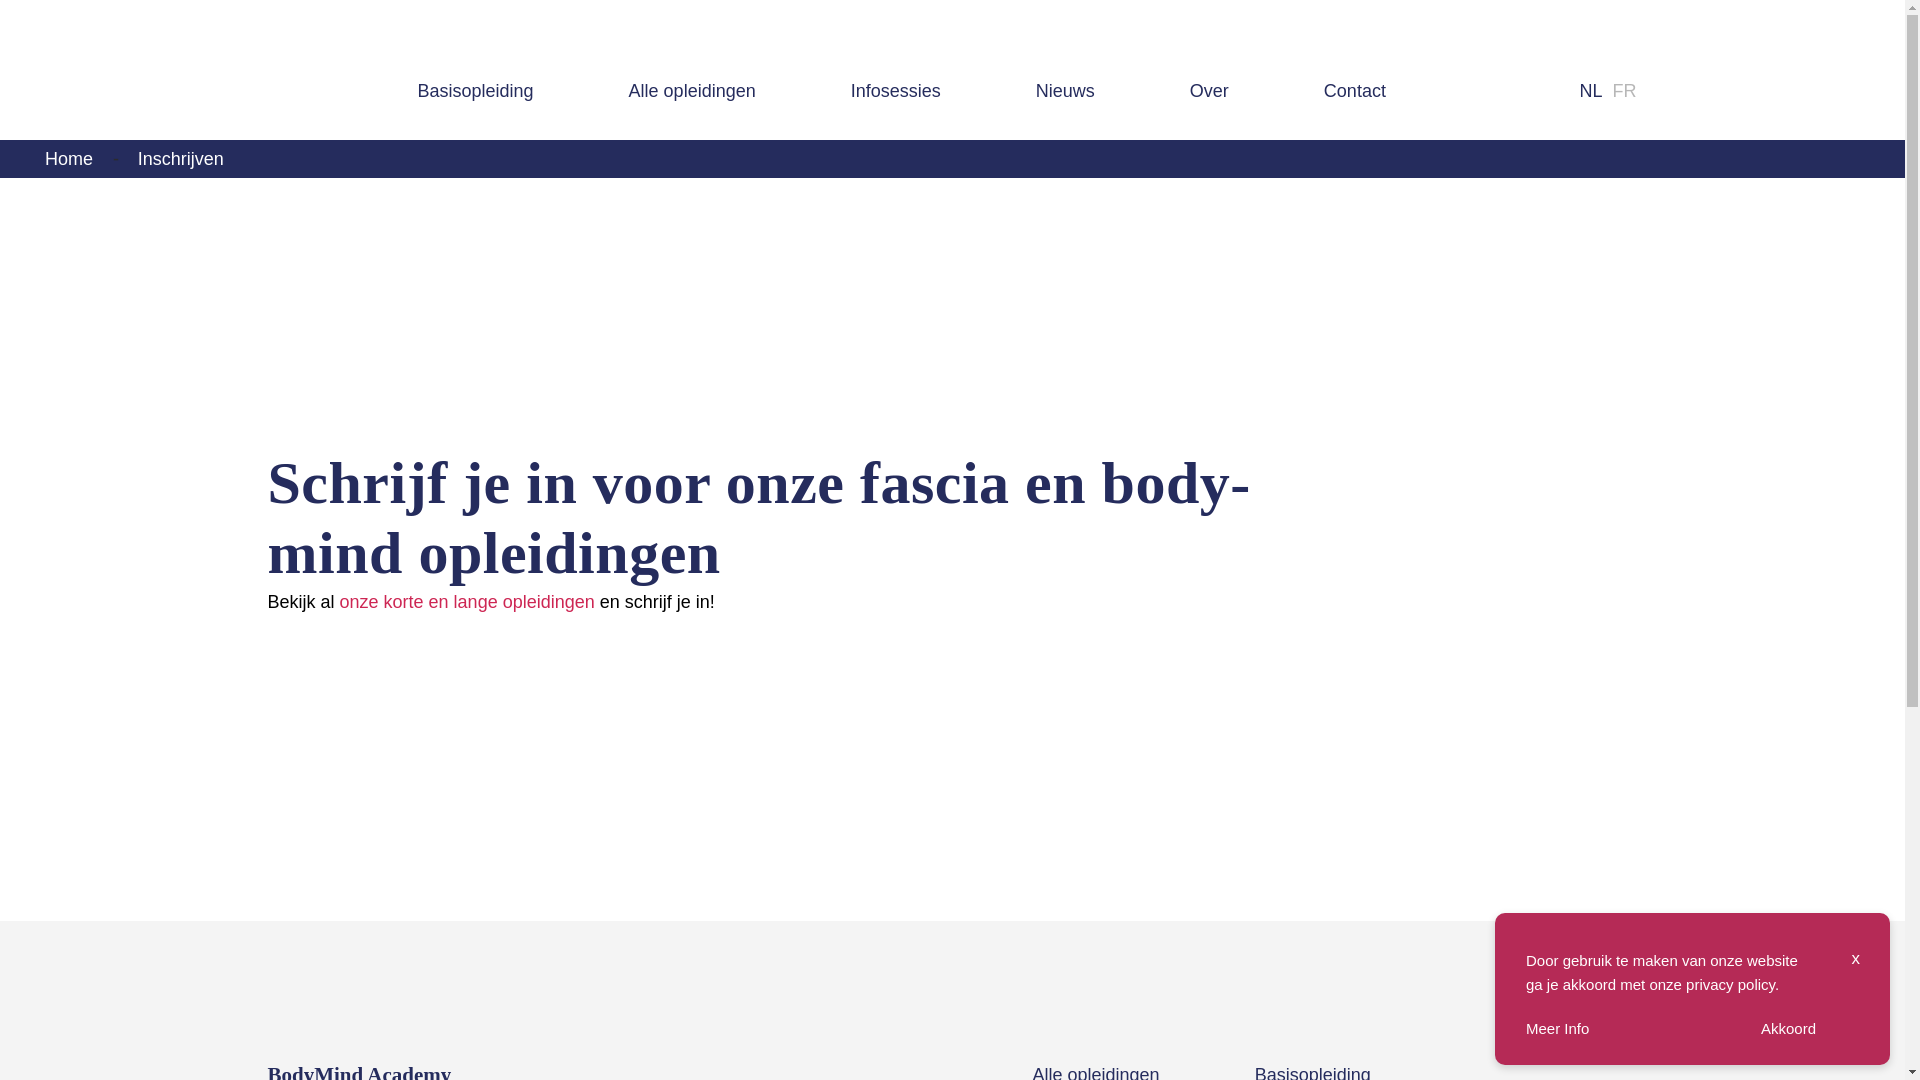 The width and height of the screenshot is (1920, 1080). I want to click on 'onze korte en lange opleidingen', so click(466, 601).